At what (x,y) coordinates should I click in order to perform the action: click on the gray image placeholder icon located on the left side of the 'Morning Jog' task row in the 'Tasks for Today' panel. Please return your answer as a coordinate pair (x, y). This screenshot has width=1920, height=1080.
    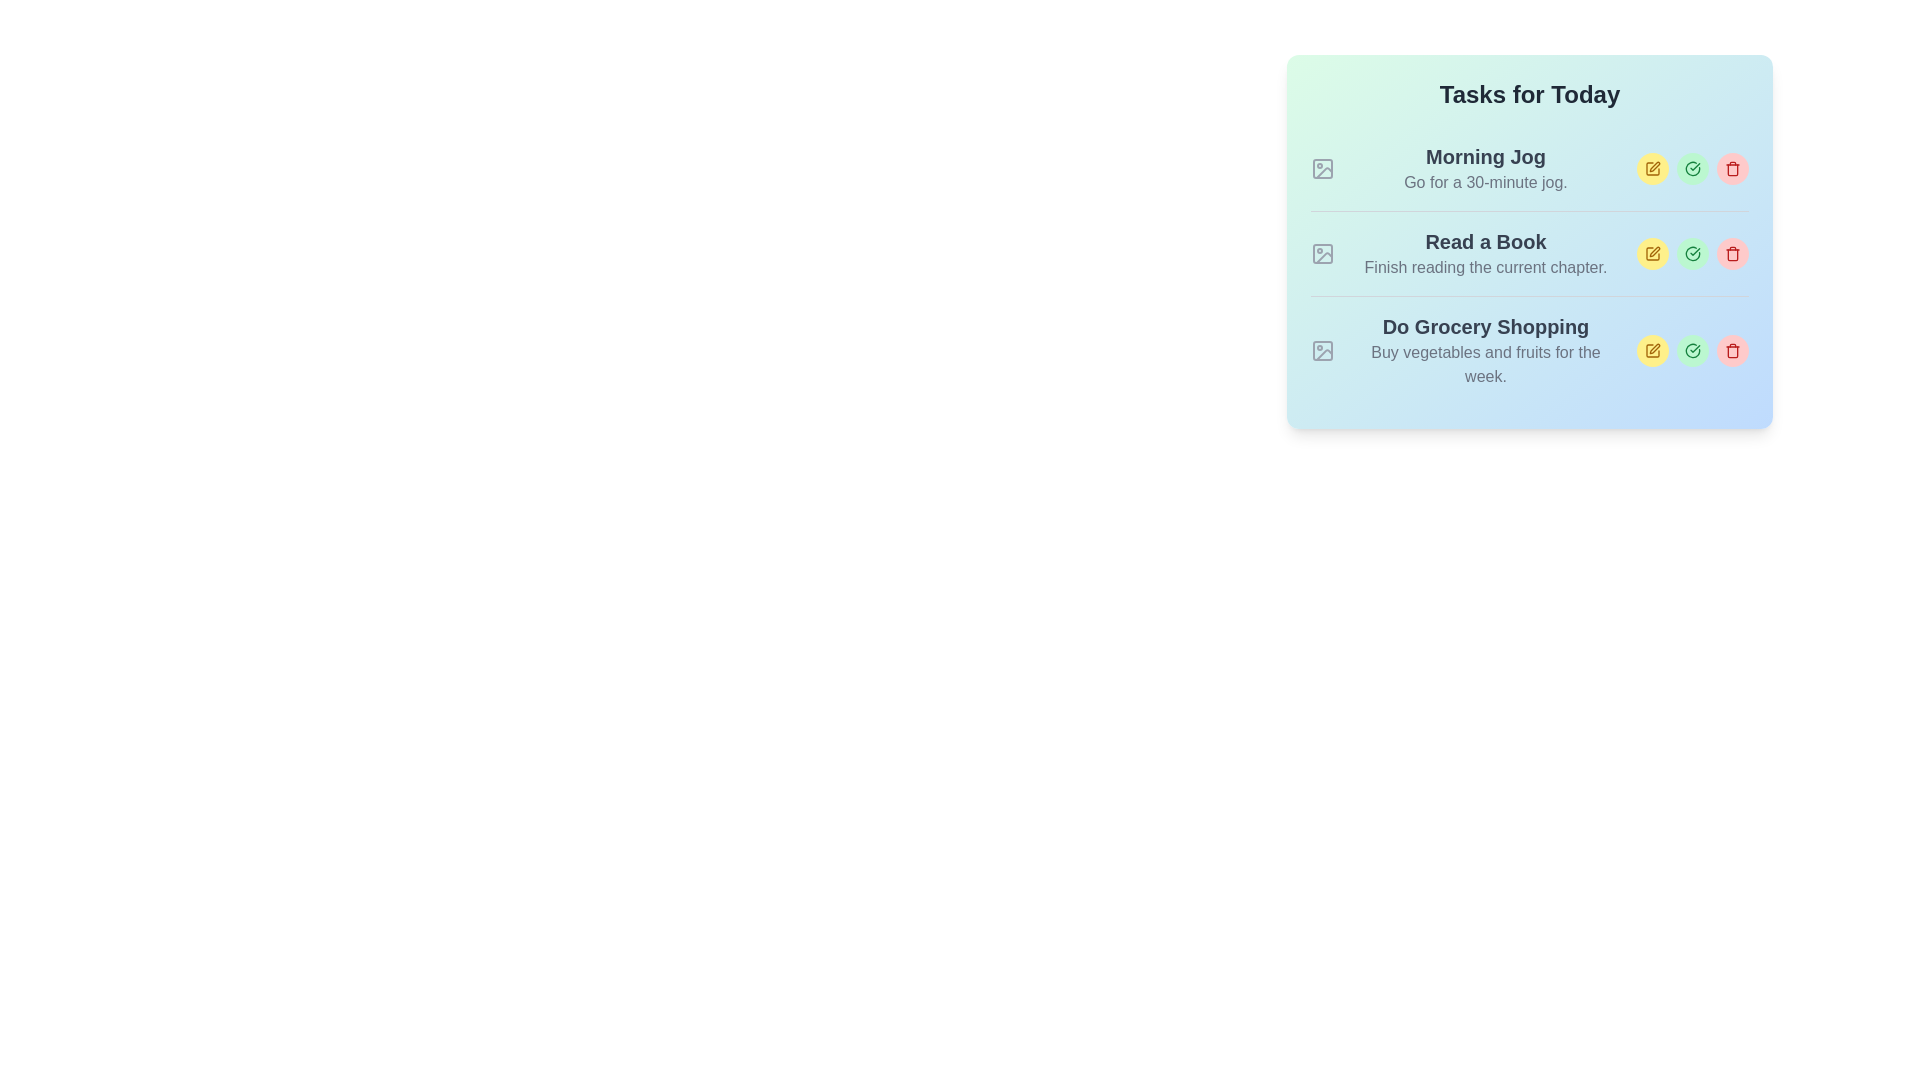
    Looking at the image, I should click on (1323, 168).